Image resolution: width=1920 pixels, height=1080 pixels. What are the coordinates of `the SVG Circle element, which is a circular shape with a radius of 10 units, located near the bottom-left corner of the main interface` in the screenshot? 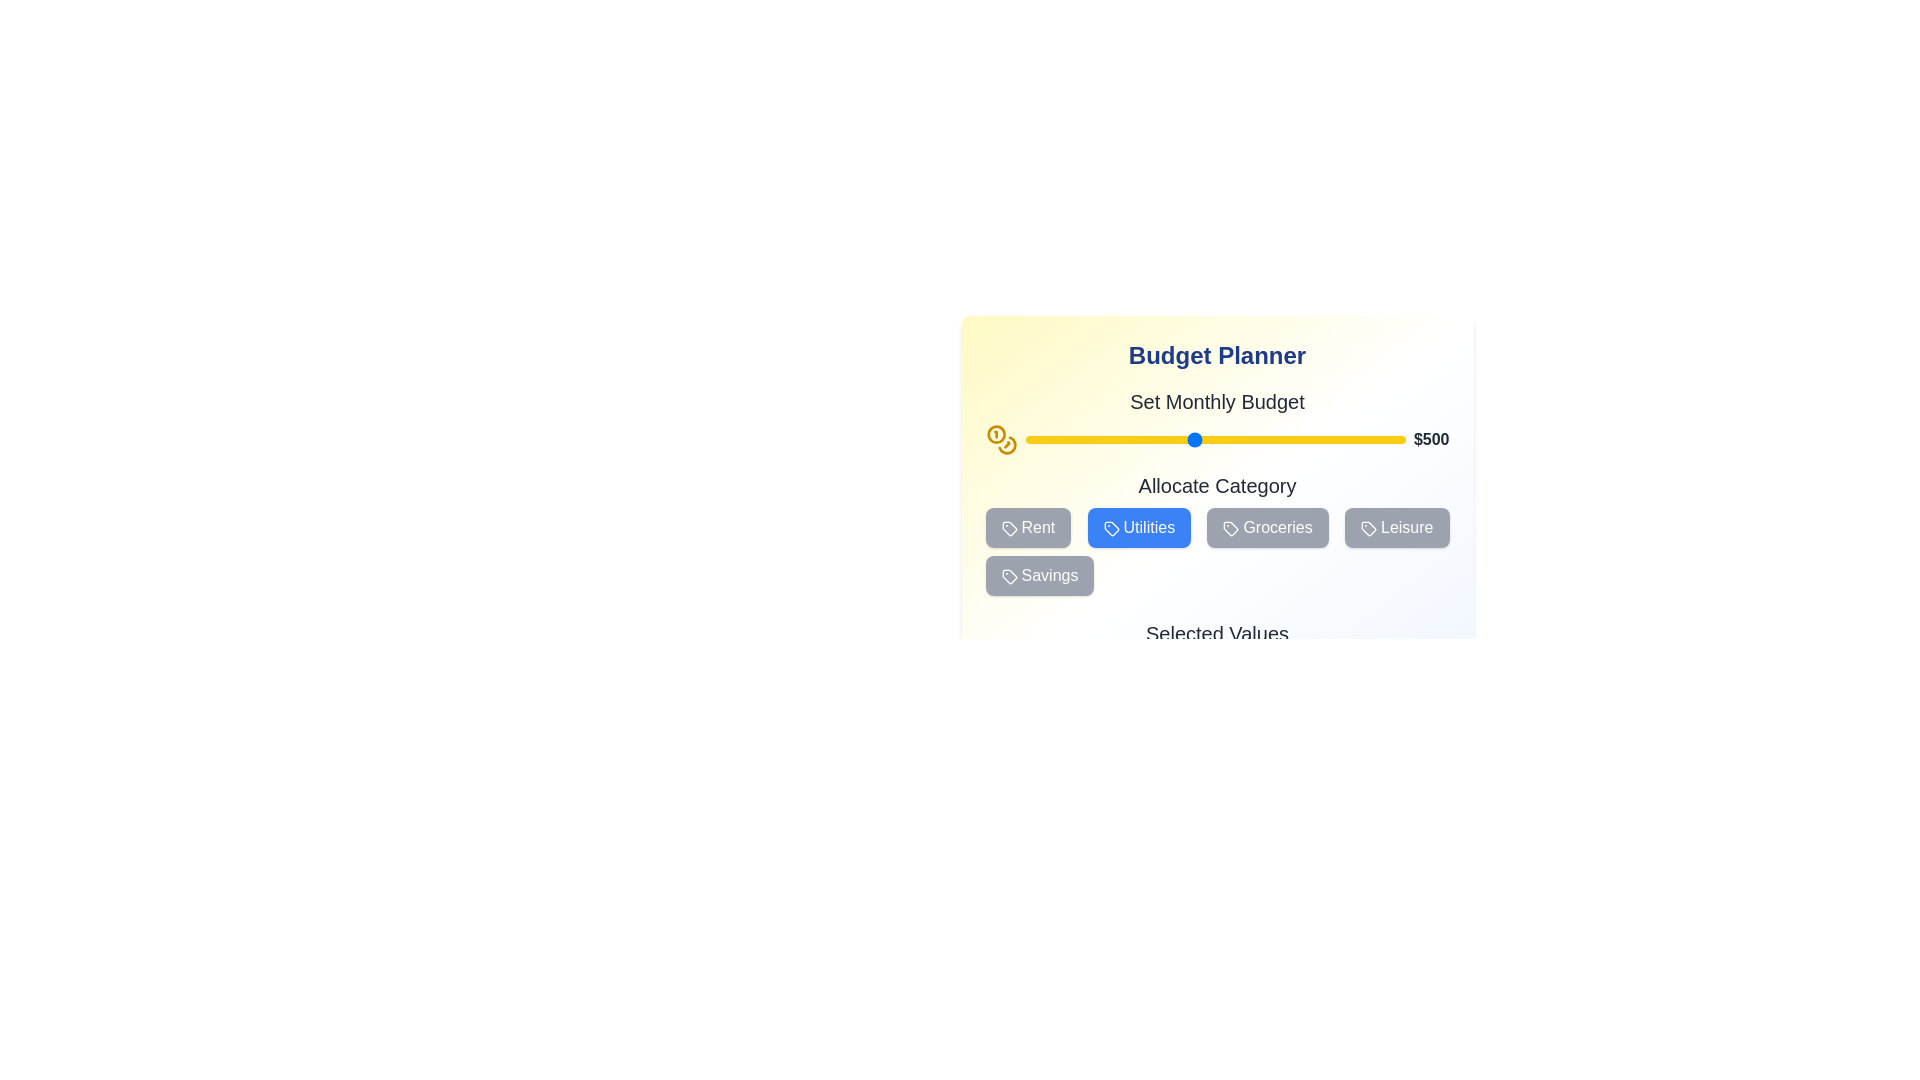 It's located at (997, 675).